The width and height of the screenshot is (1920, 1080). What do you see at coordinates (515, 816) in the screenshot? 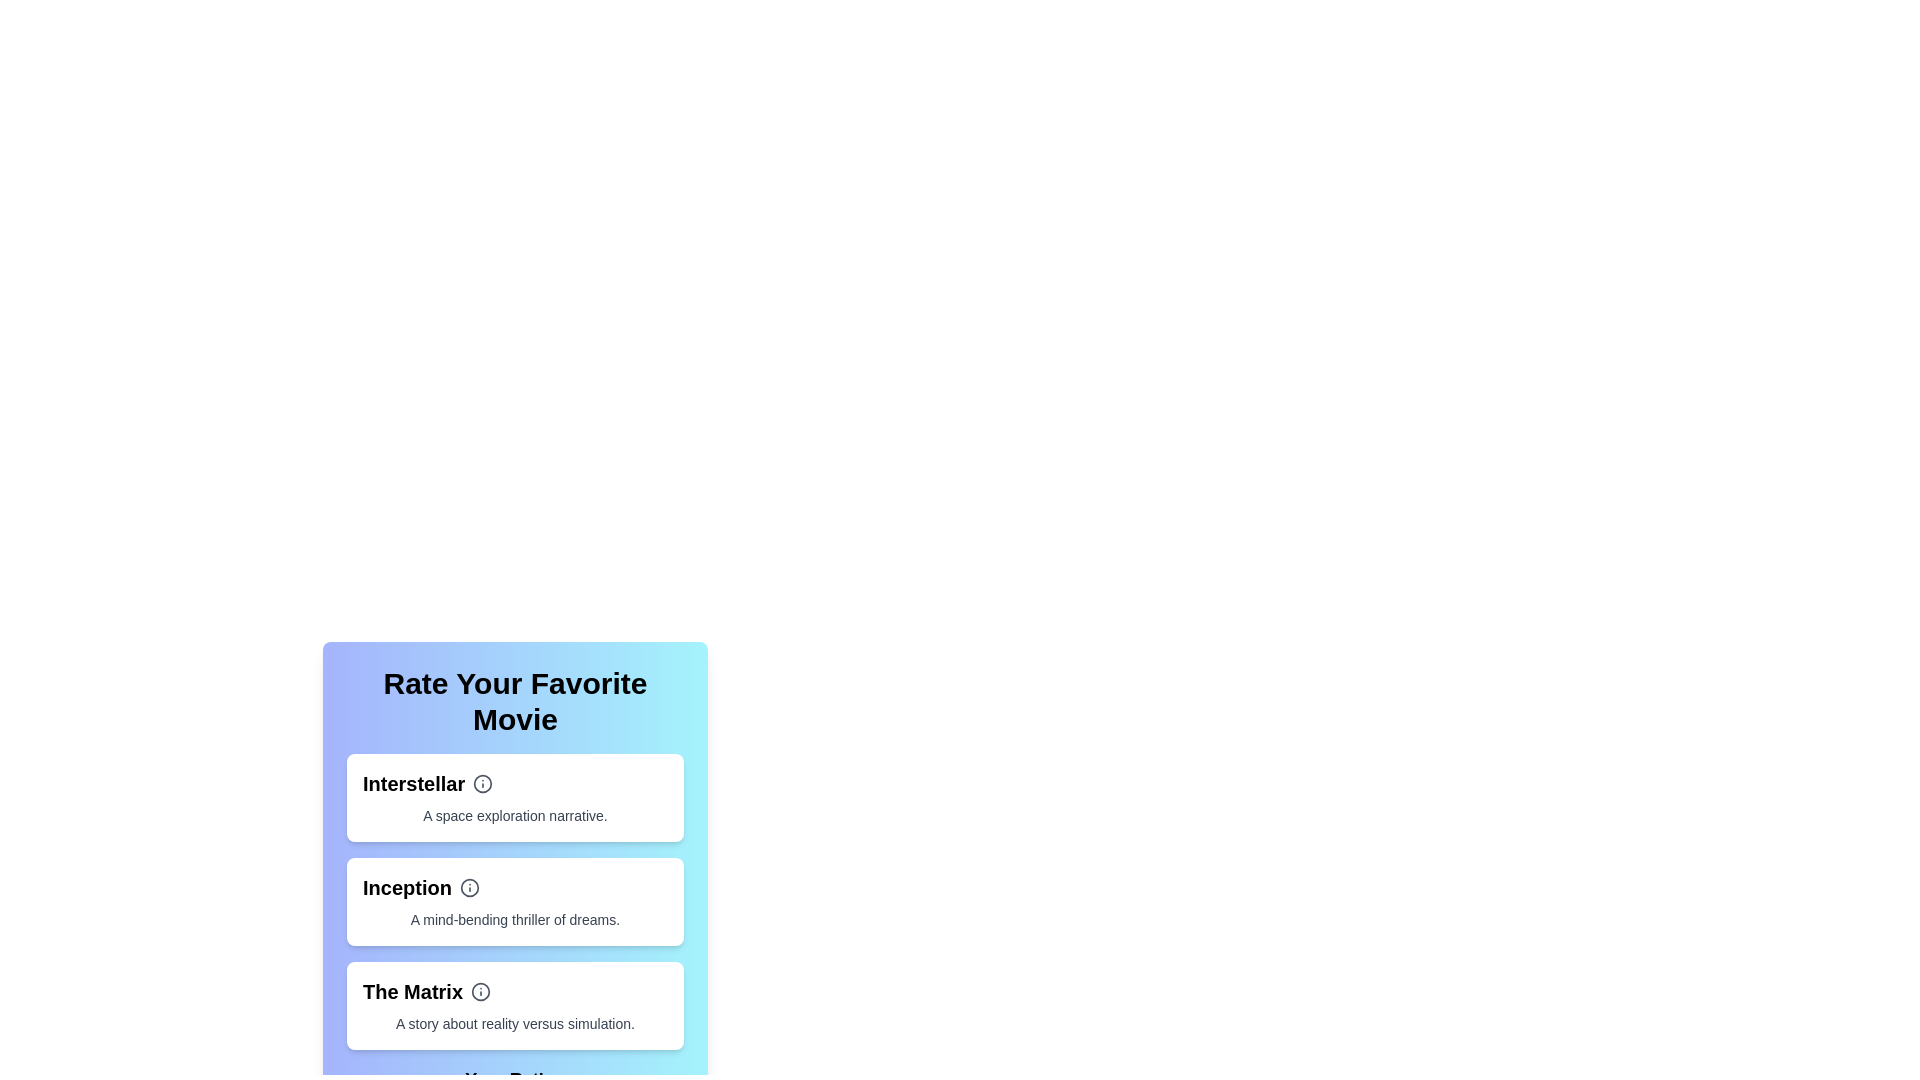
I see `descriptive text label related to the 'Interstellar' movie, which is located under the 'Interstellar' heading in the first card of a vertical list` at bounding box center [515, 816].